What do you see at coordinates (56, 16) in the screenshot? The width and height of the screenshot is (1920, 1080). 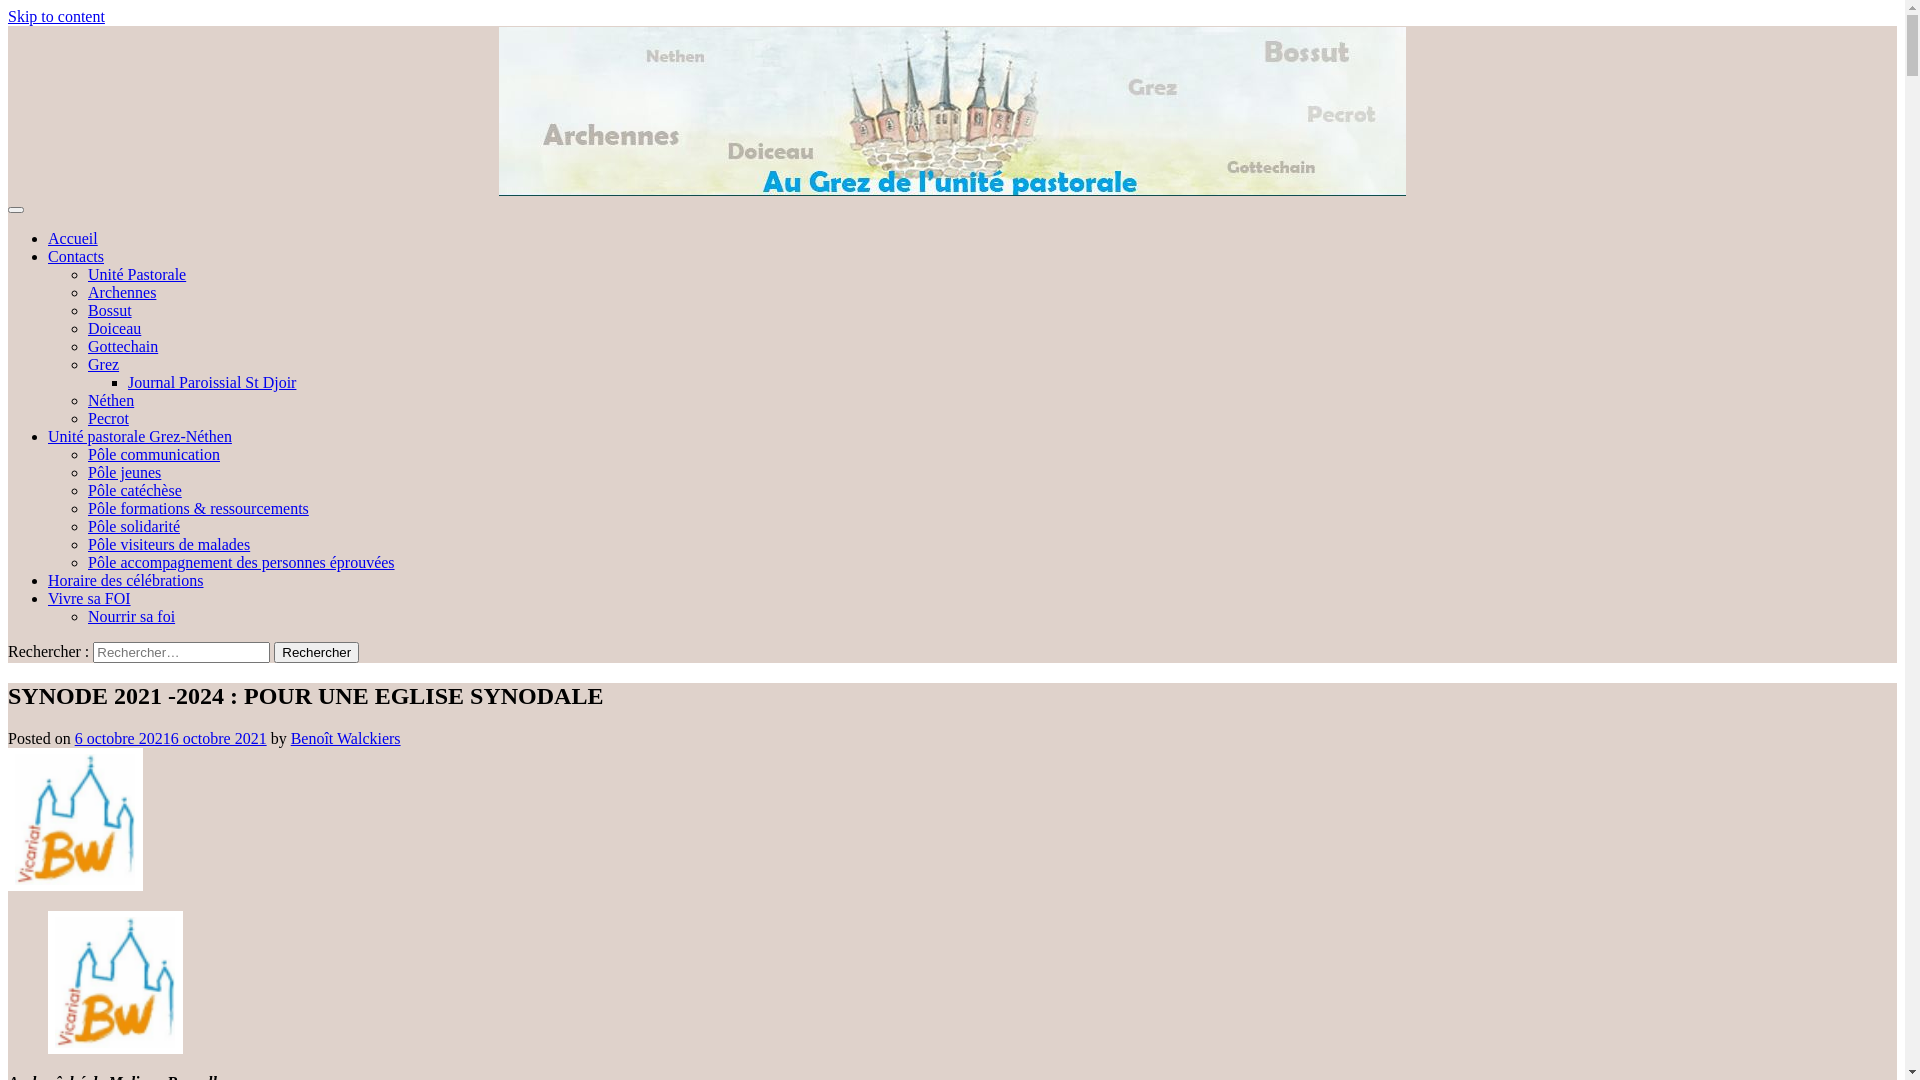 I see `'Skip to content'` at bounding box center [56, 16].